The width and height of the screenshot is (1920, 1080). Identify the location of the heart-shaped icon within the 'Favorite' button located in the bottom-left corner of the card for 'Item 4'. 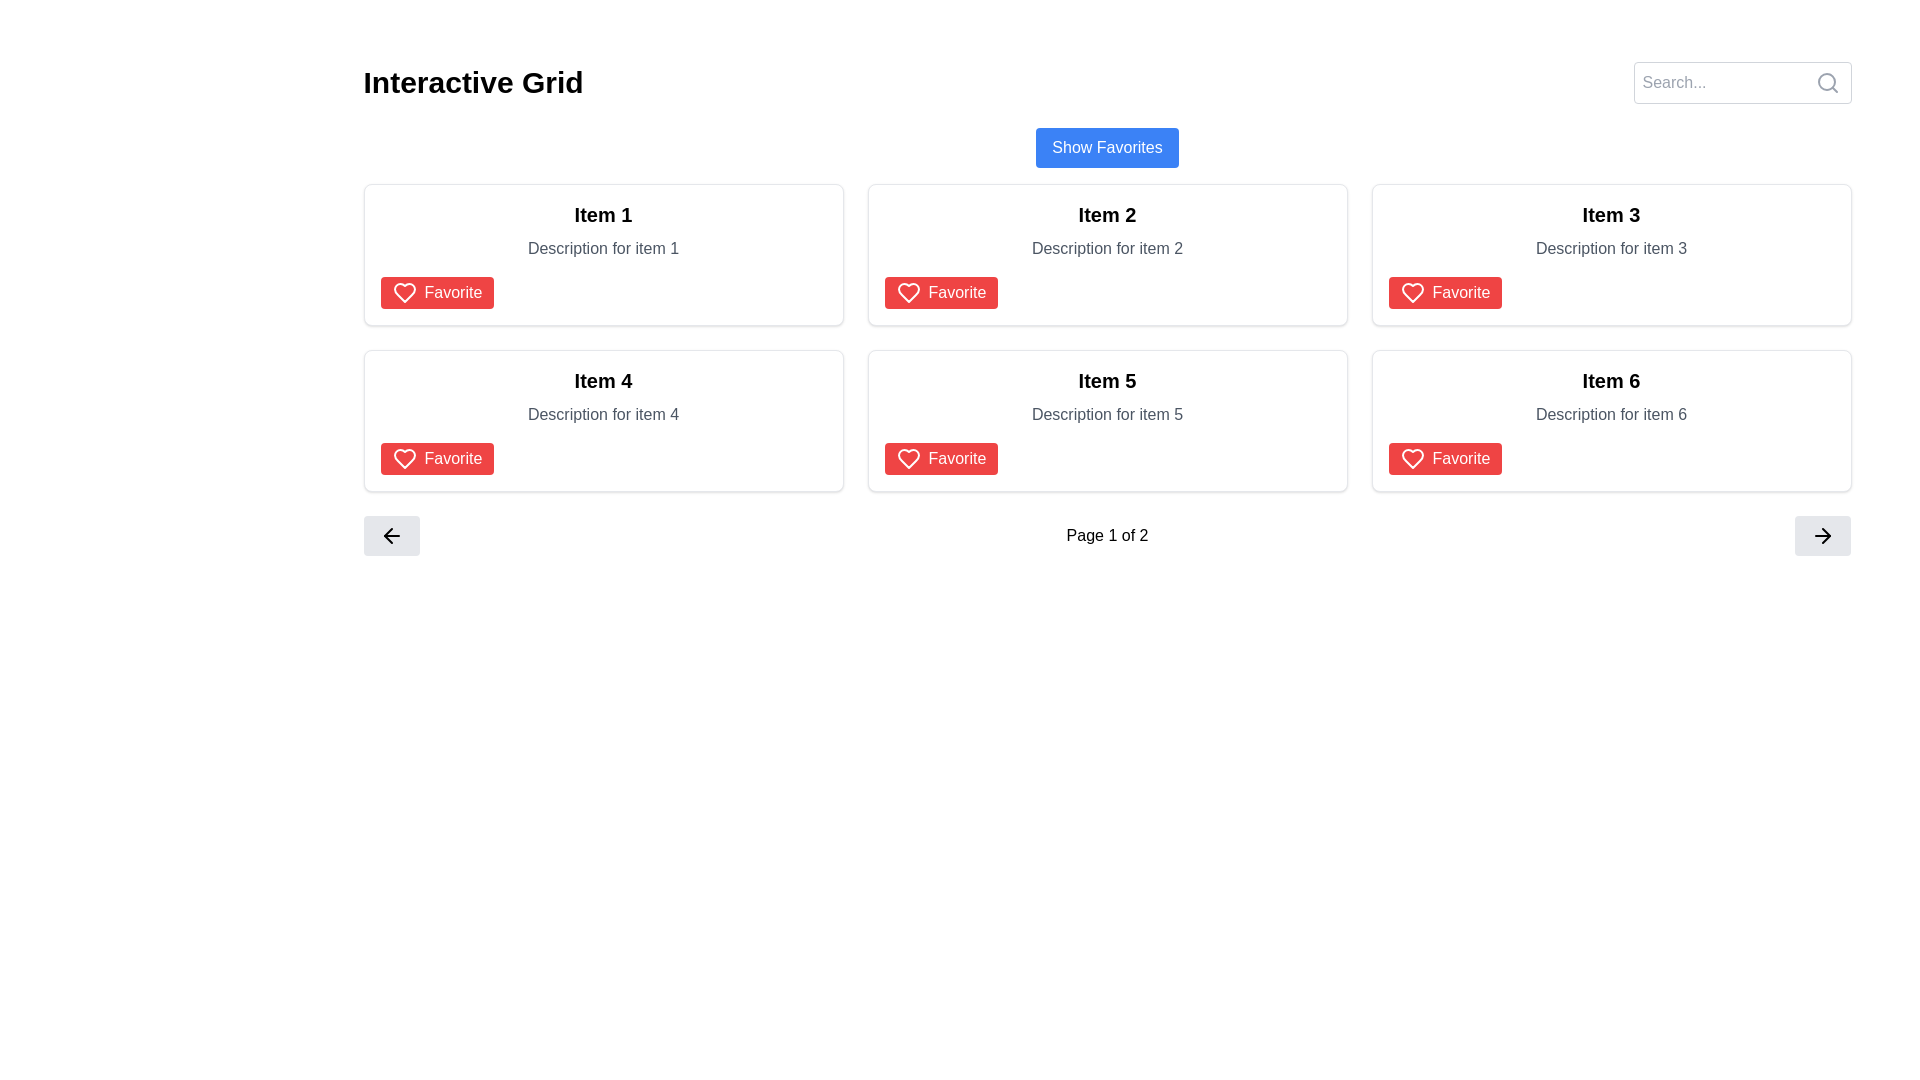
(403, 459).